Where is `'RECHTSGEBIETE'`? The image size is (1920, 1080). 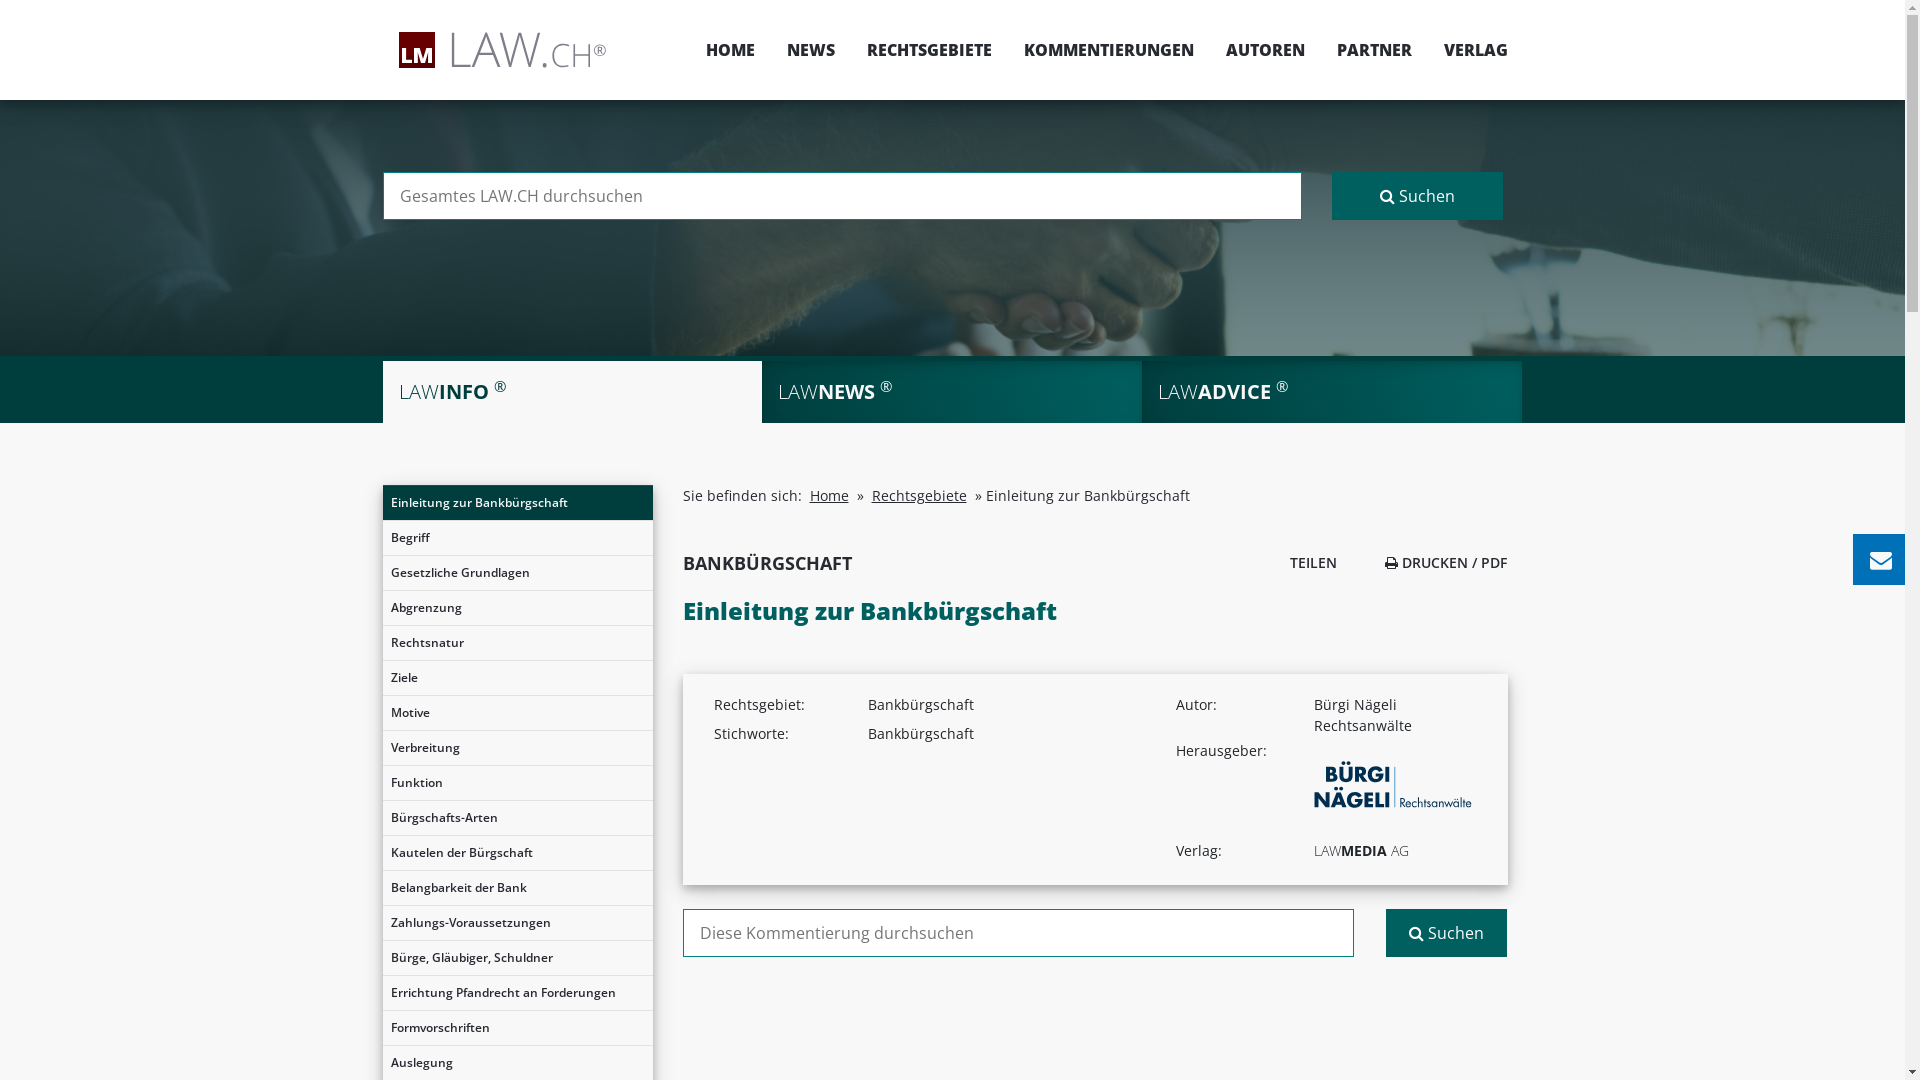 'RECHTSGEBIETE' is located at coordinates (927, 49).